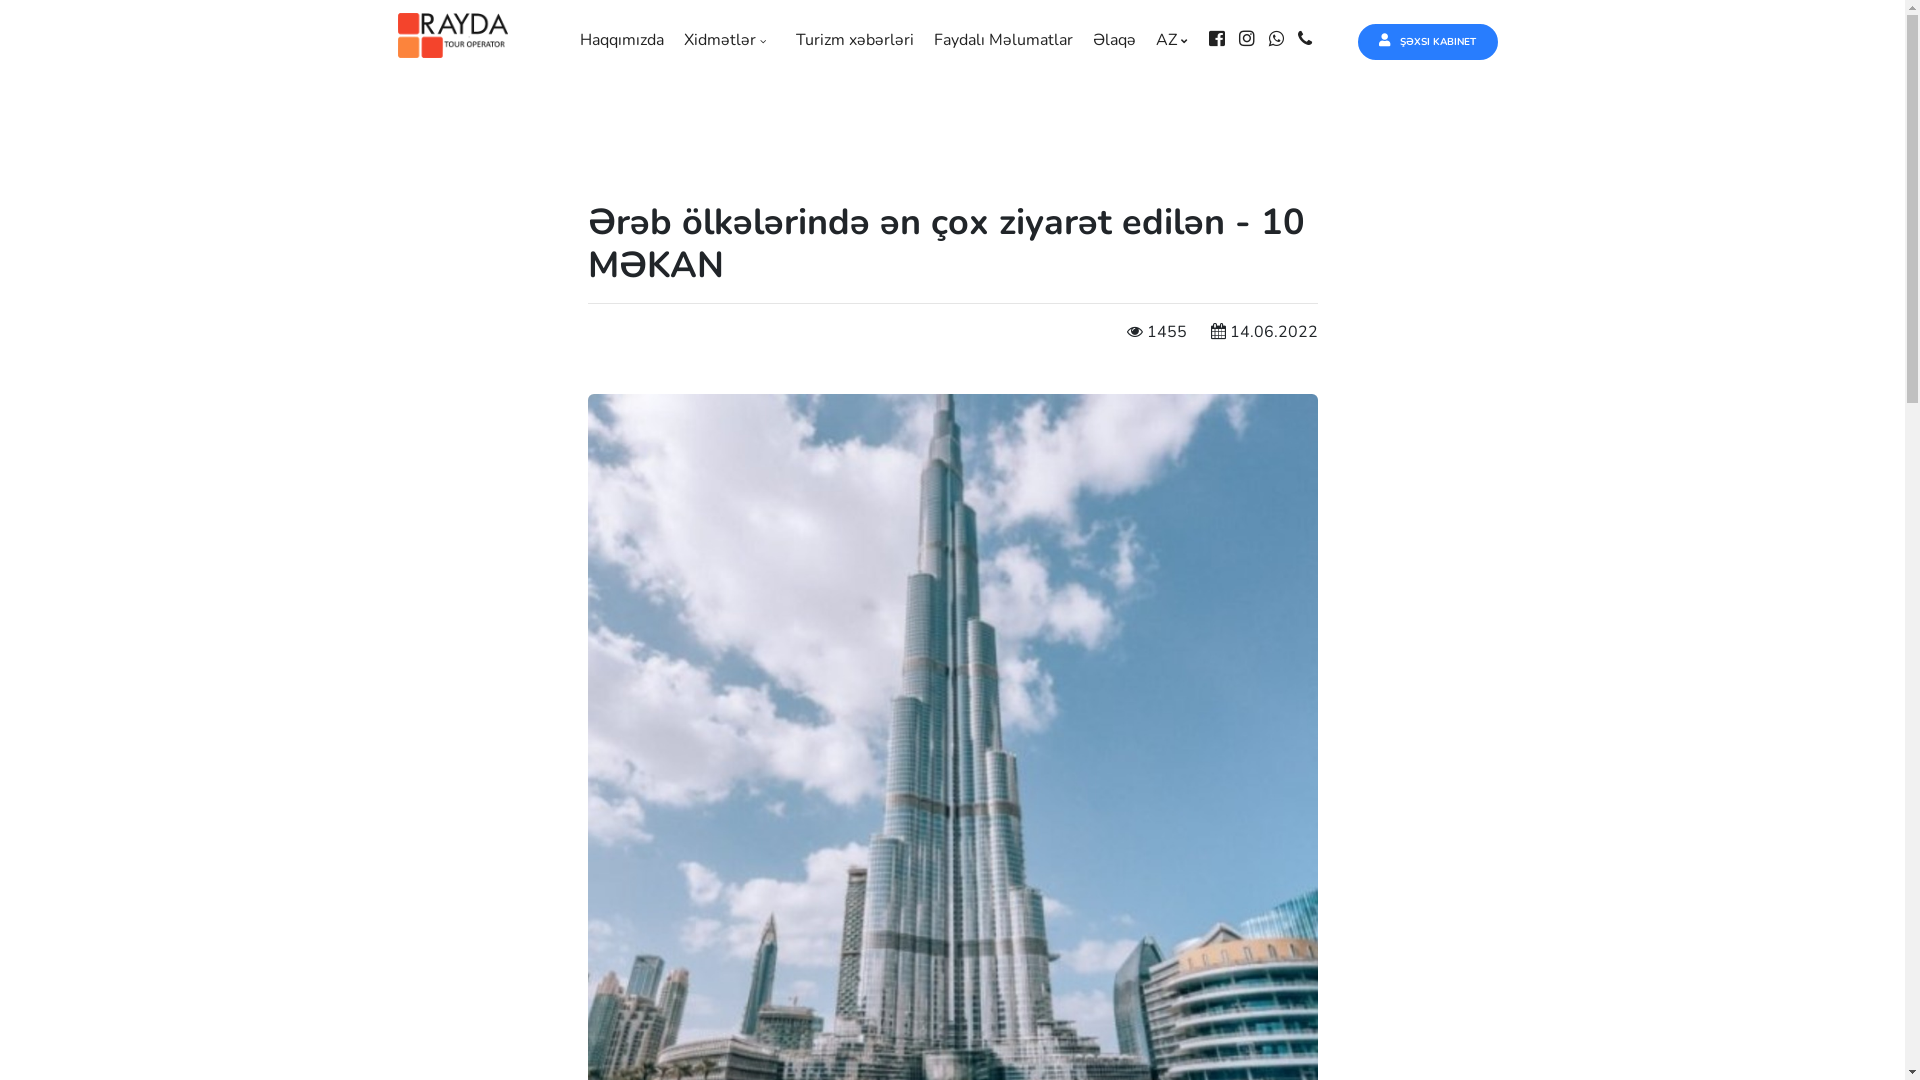 The height and width of the screenshot is (1080, 1920). Describe the element at coordinates (1251, 40) in the screenshot. I see `'instagram'` at that location.